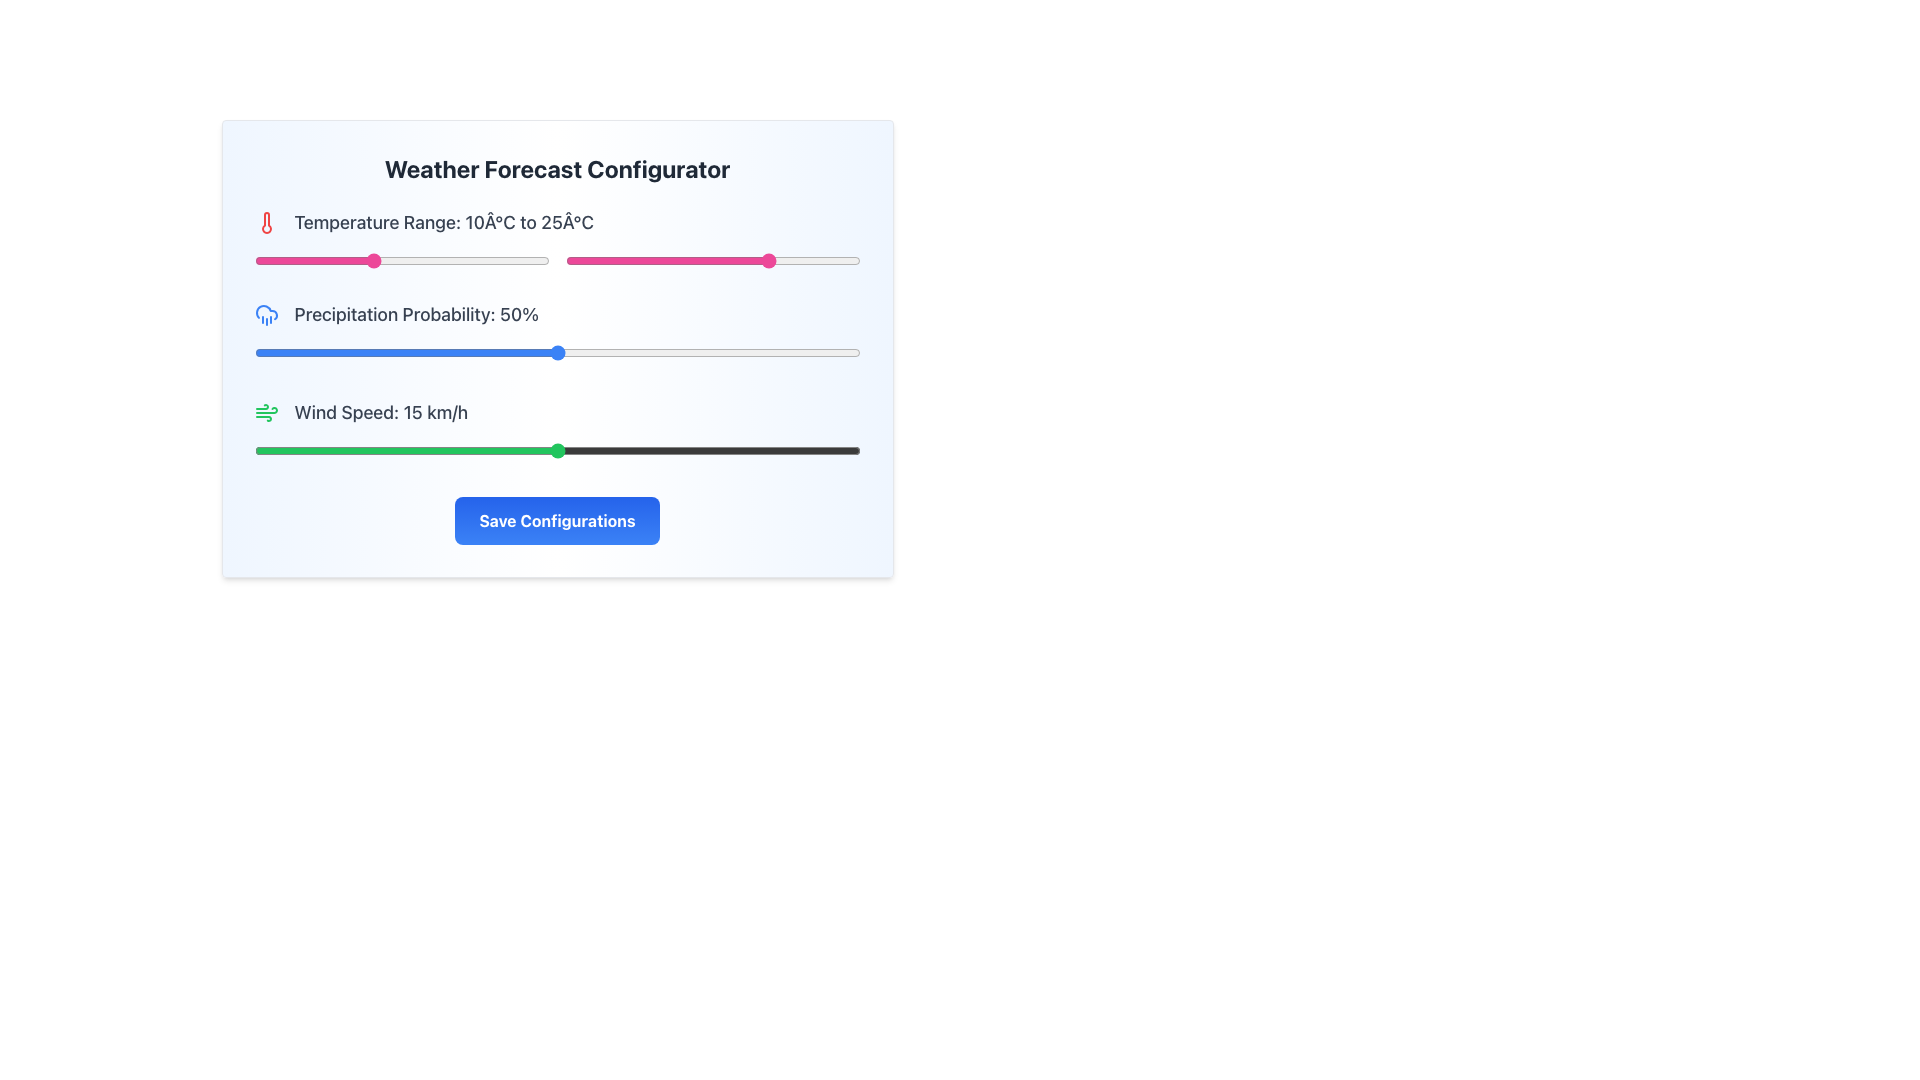 This screenshot has height=1080, width=1920. I want to click on the interactive range slider displaying 'Precipitation Probability: 50%' to set a desired value, so click(557, 333).